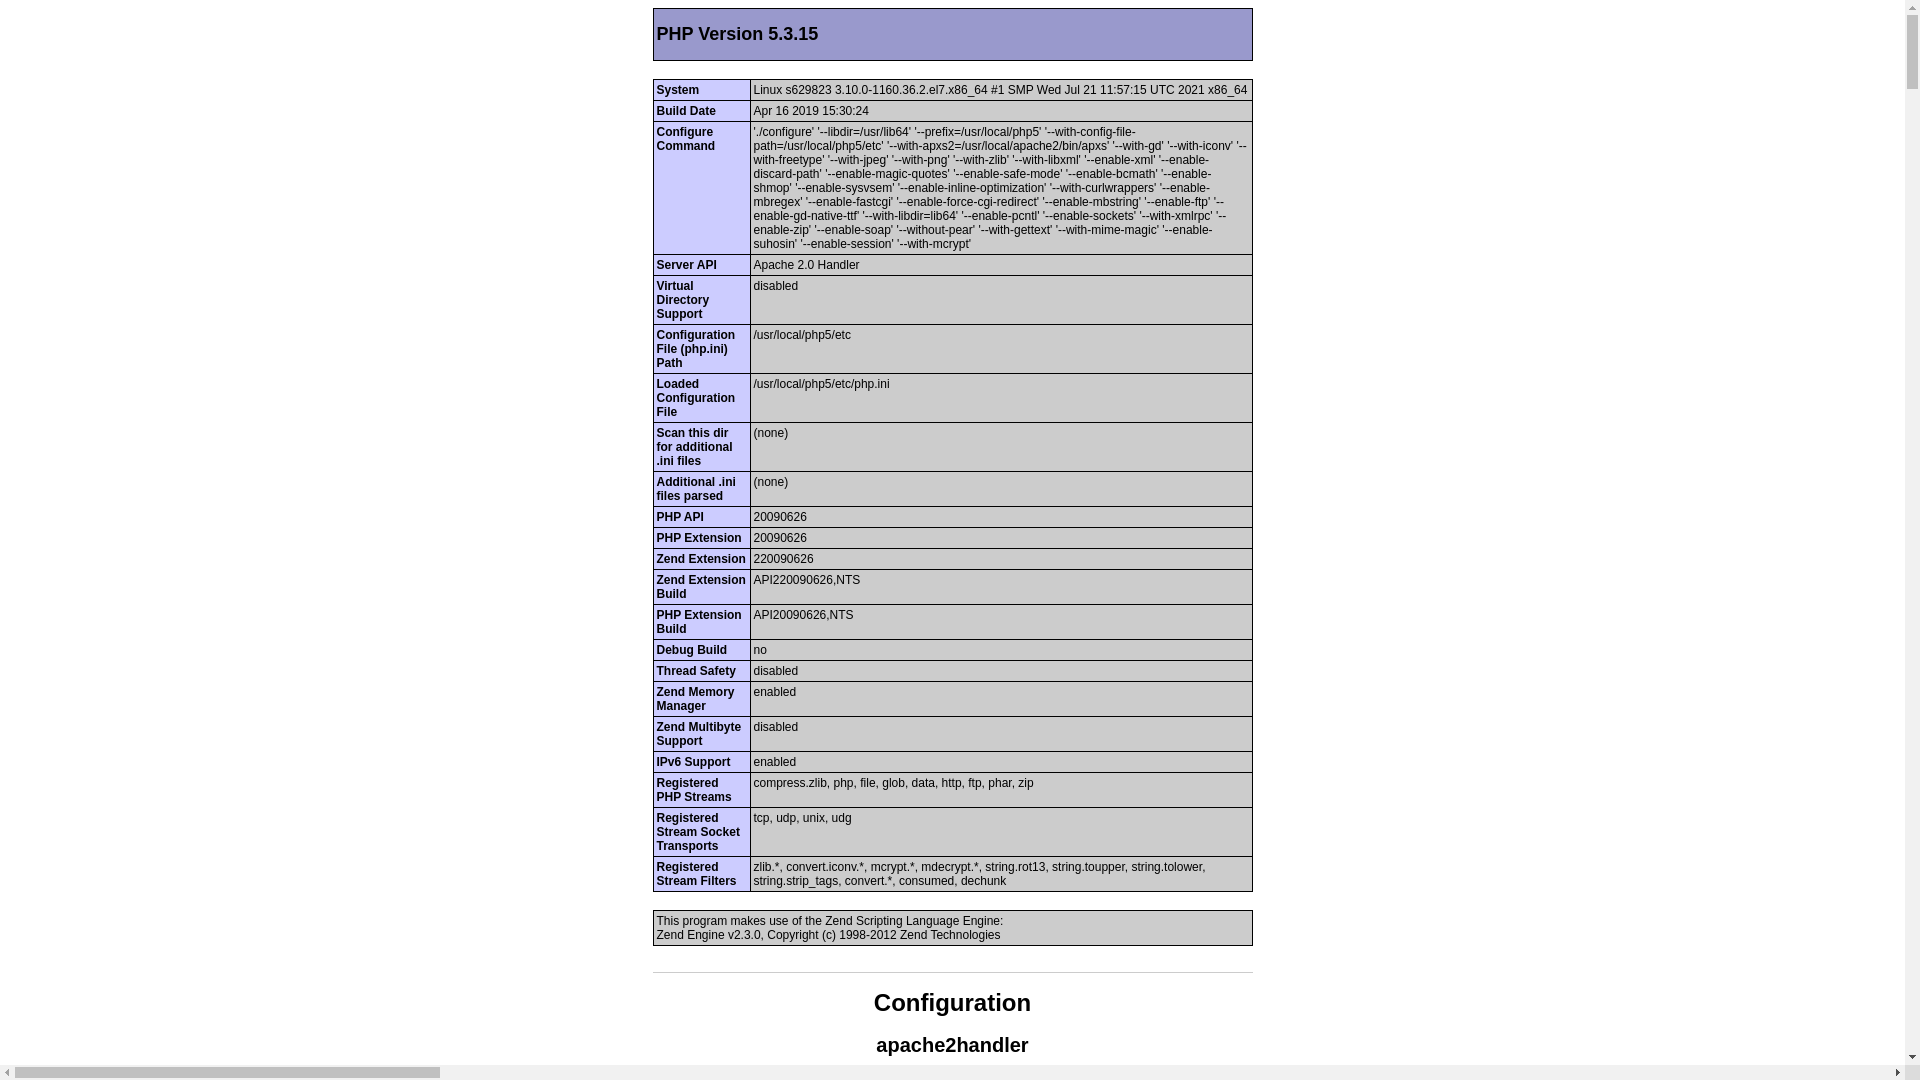 The width and height of the screenshot is (1920, 1080). I want to click on 'apache2handler', so click(950, 1044).